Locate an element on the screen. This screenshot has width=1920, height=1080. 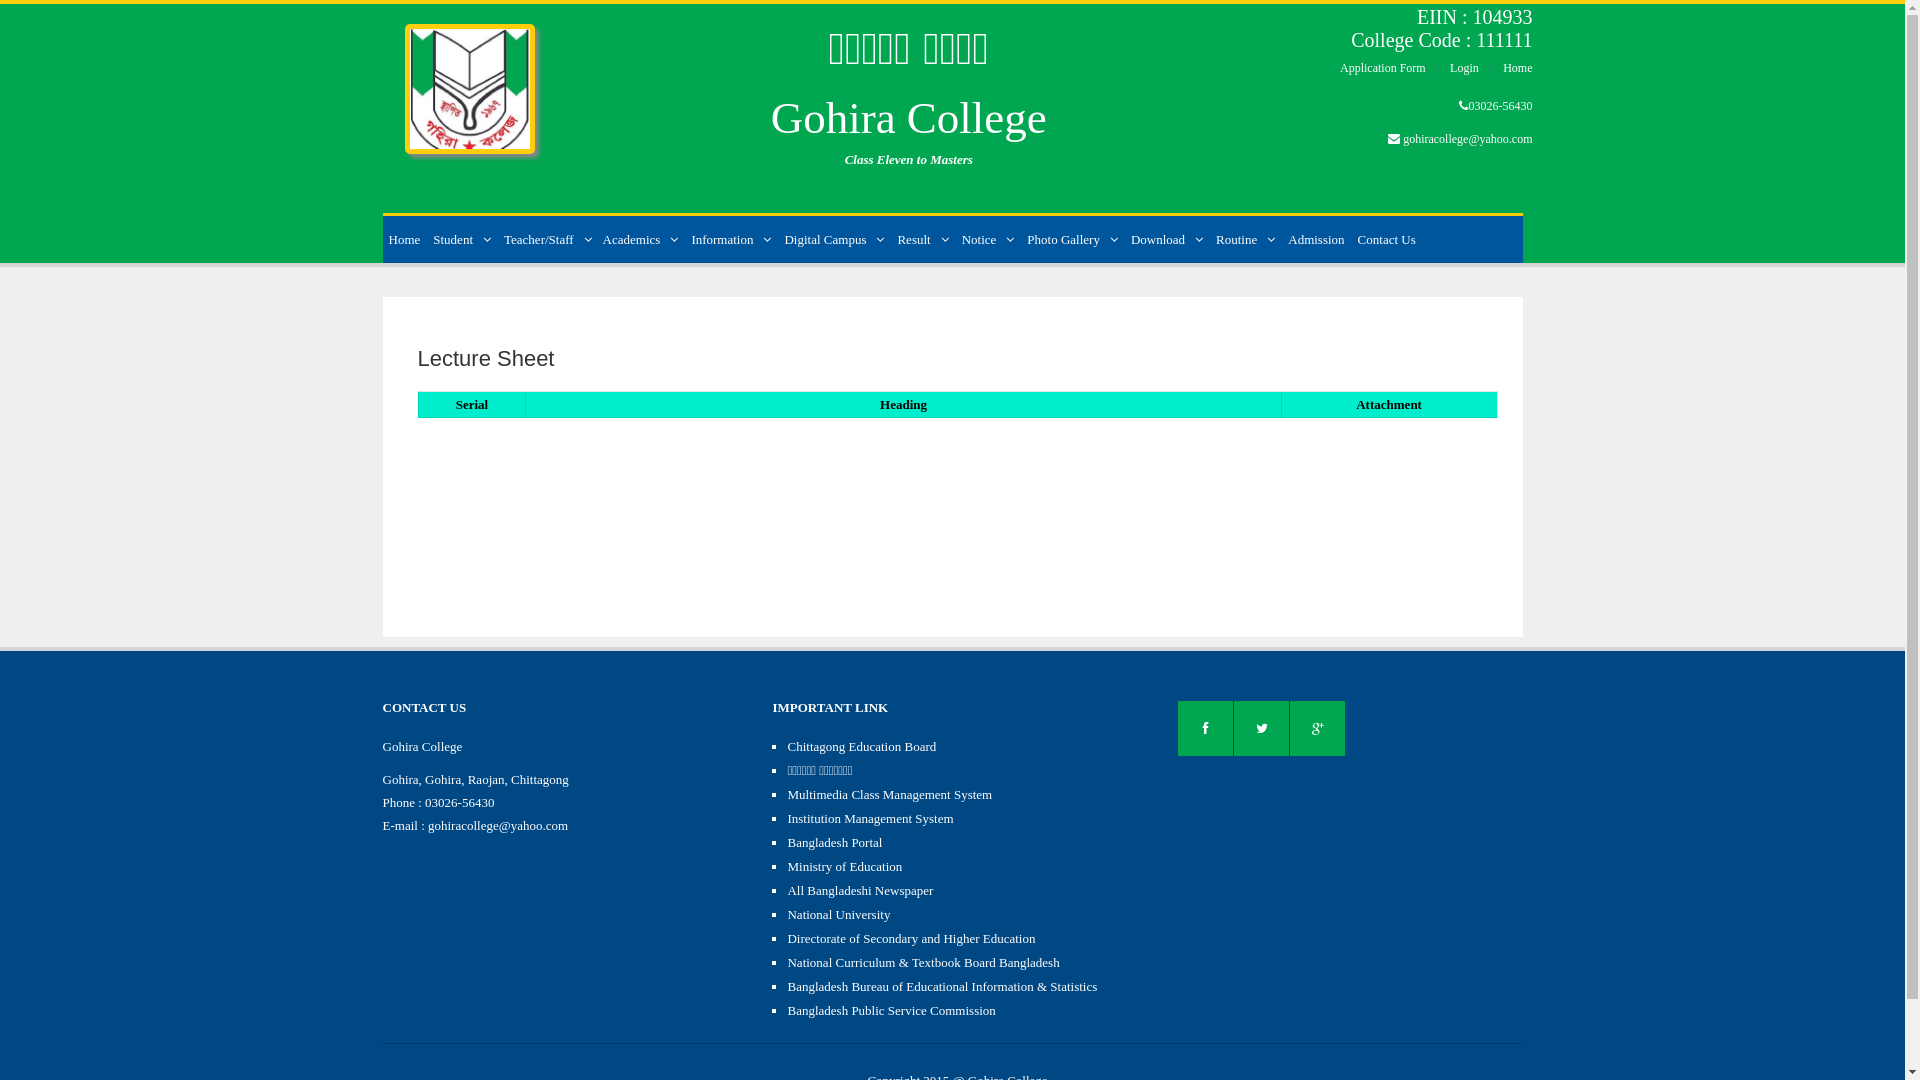
'Digital Campus' is located at coordinates (834, 238).